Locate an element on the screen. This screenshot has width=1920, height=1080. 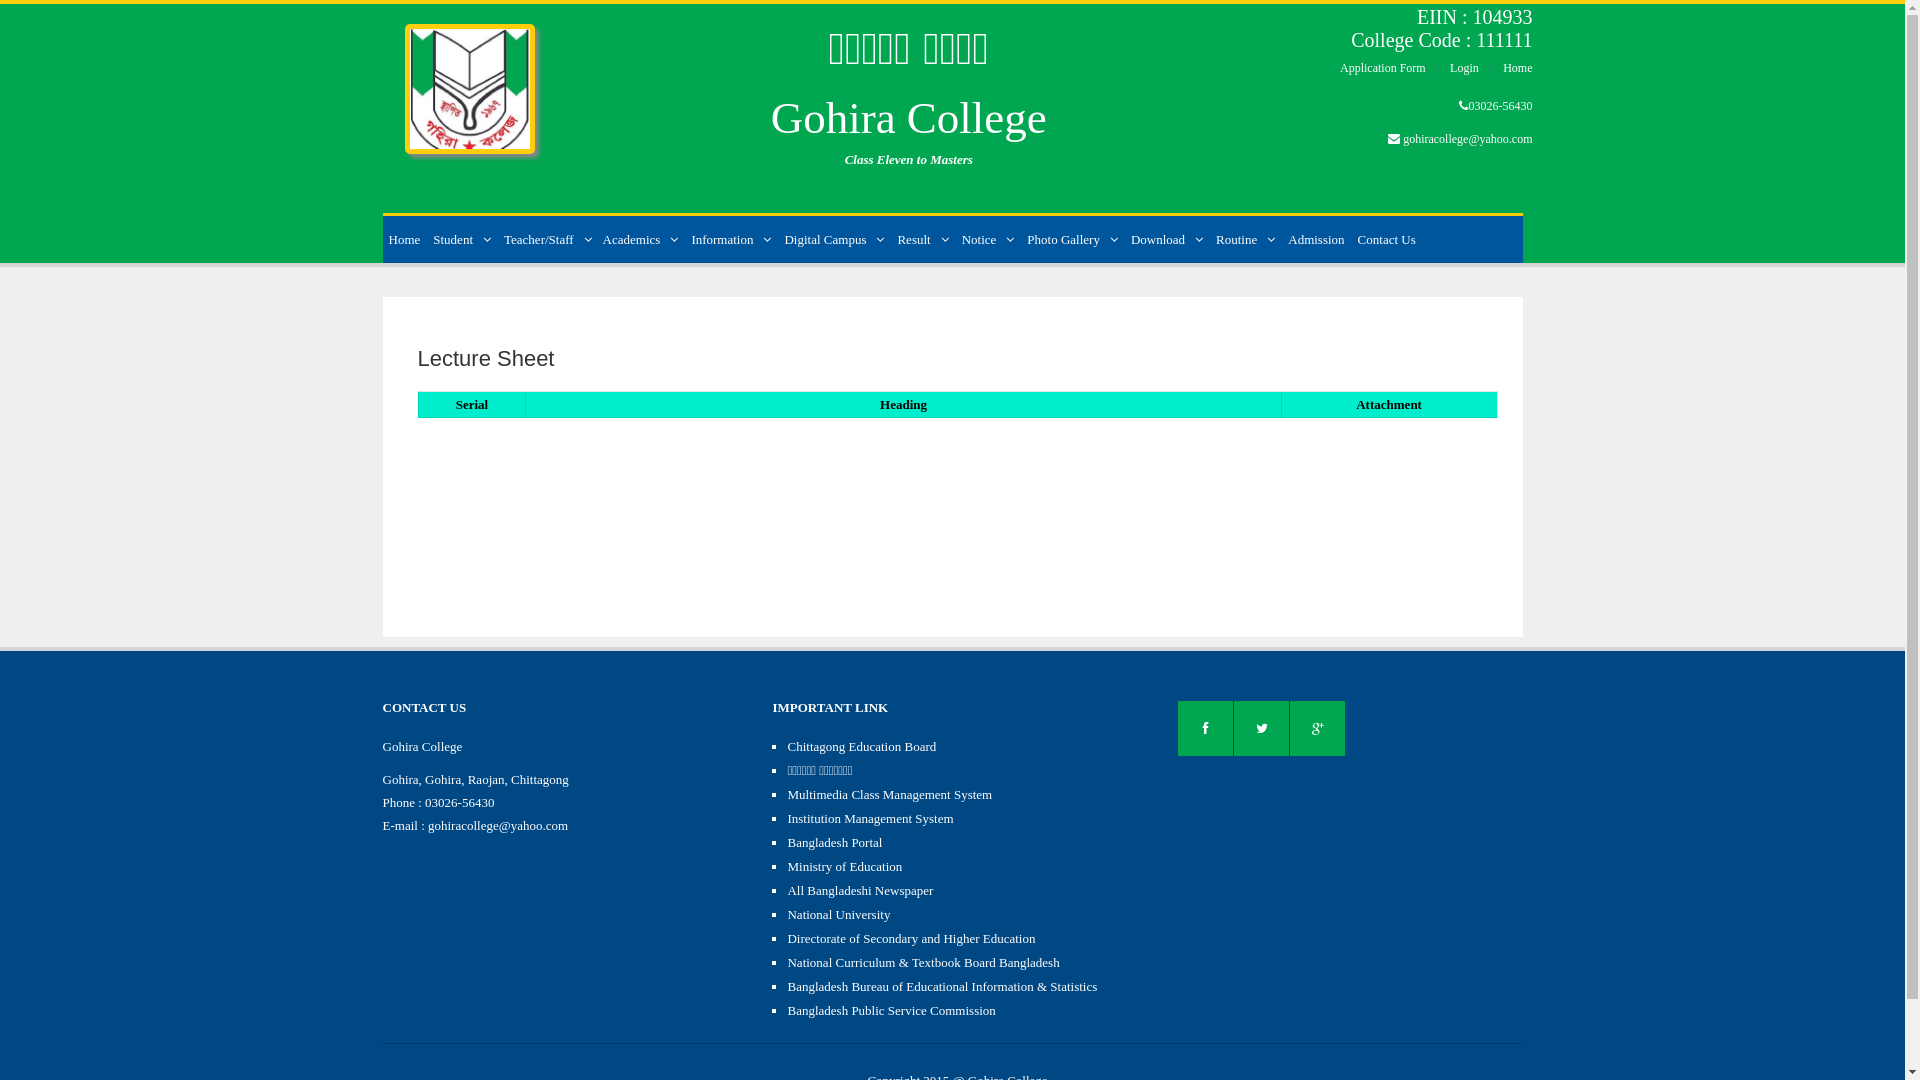
'Digital Campus' is located at coordinates (834, 238).